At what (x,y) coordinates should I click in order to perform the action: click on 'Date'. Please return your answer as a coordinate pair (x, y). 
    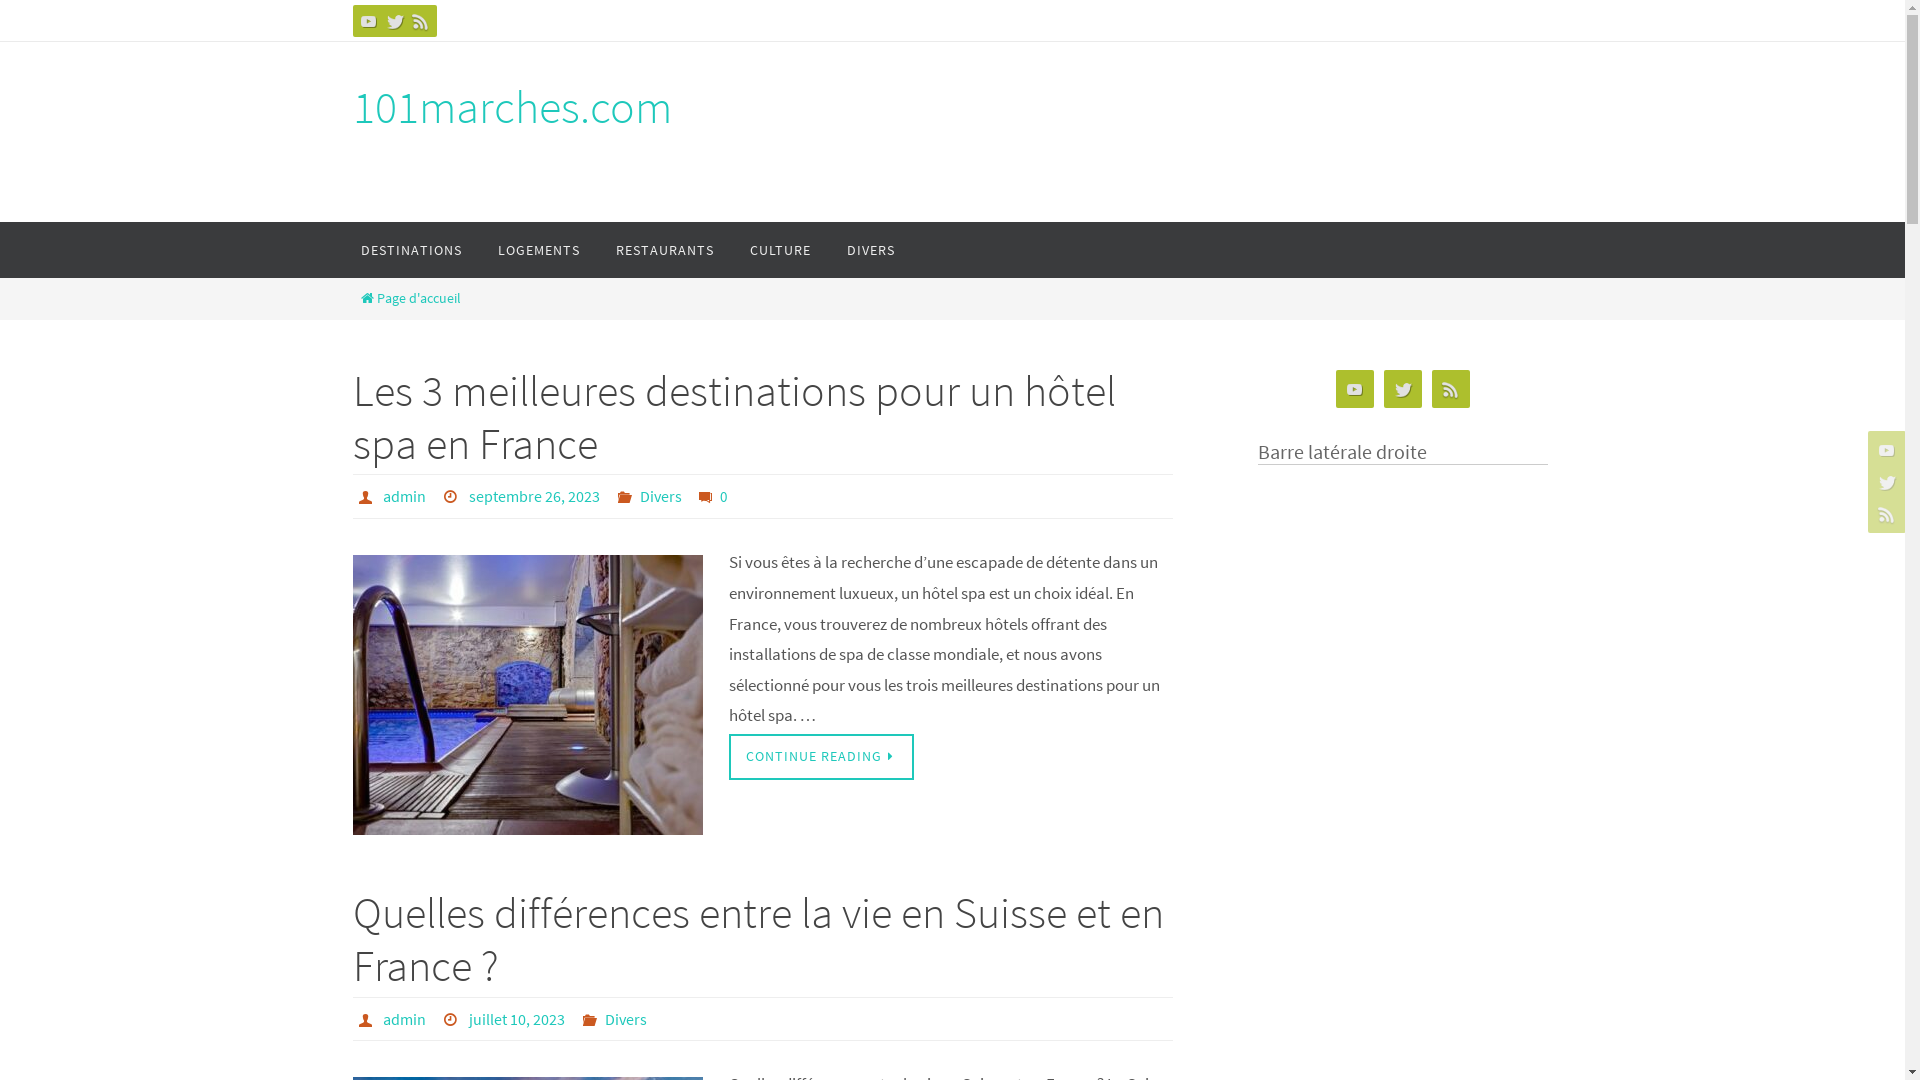
    Looking at the image, I should click on (452, 495).